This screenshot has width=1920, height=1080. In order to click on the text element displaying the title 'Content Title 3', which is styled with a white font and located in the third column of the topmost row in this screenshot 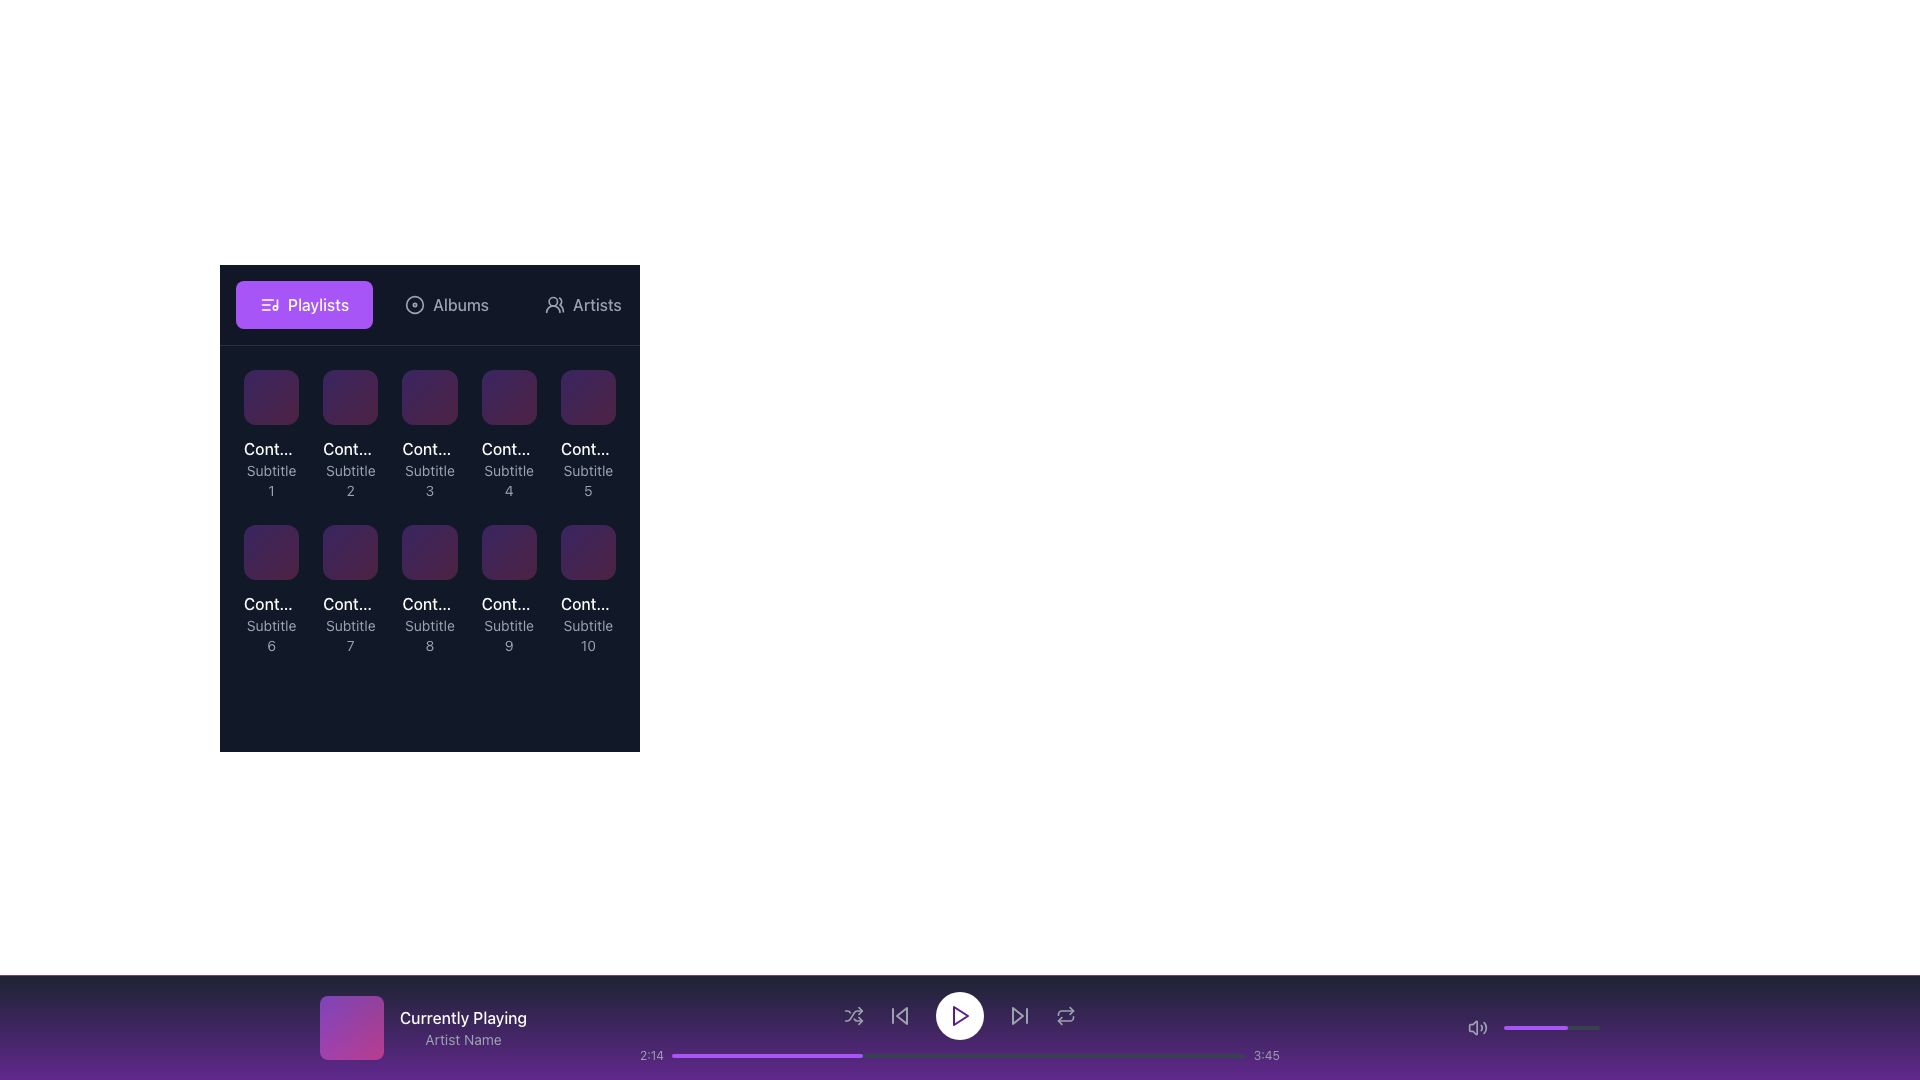, I will do `click(429, 448)`.